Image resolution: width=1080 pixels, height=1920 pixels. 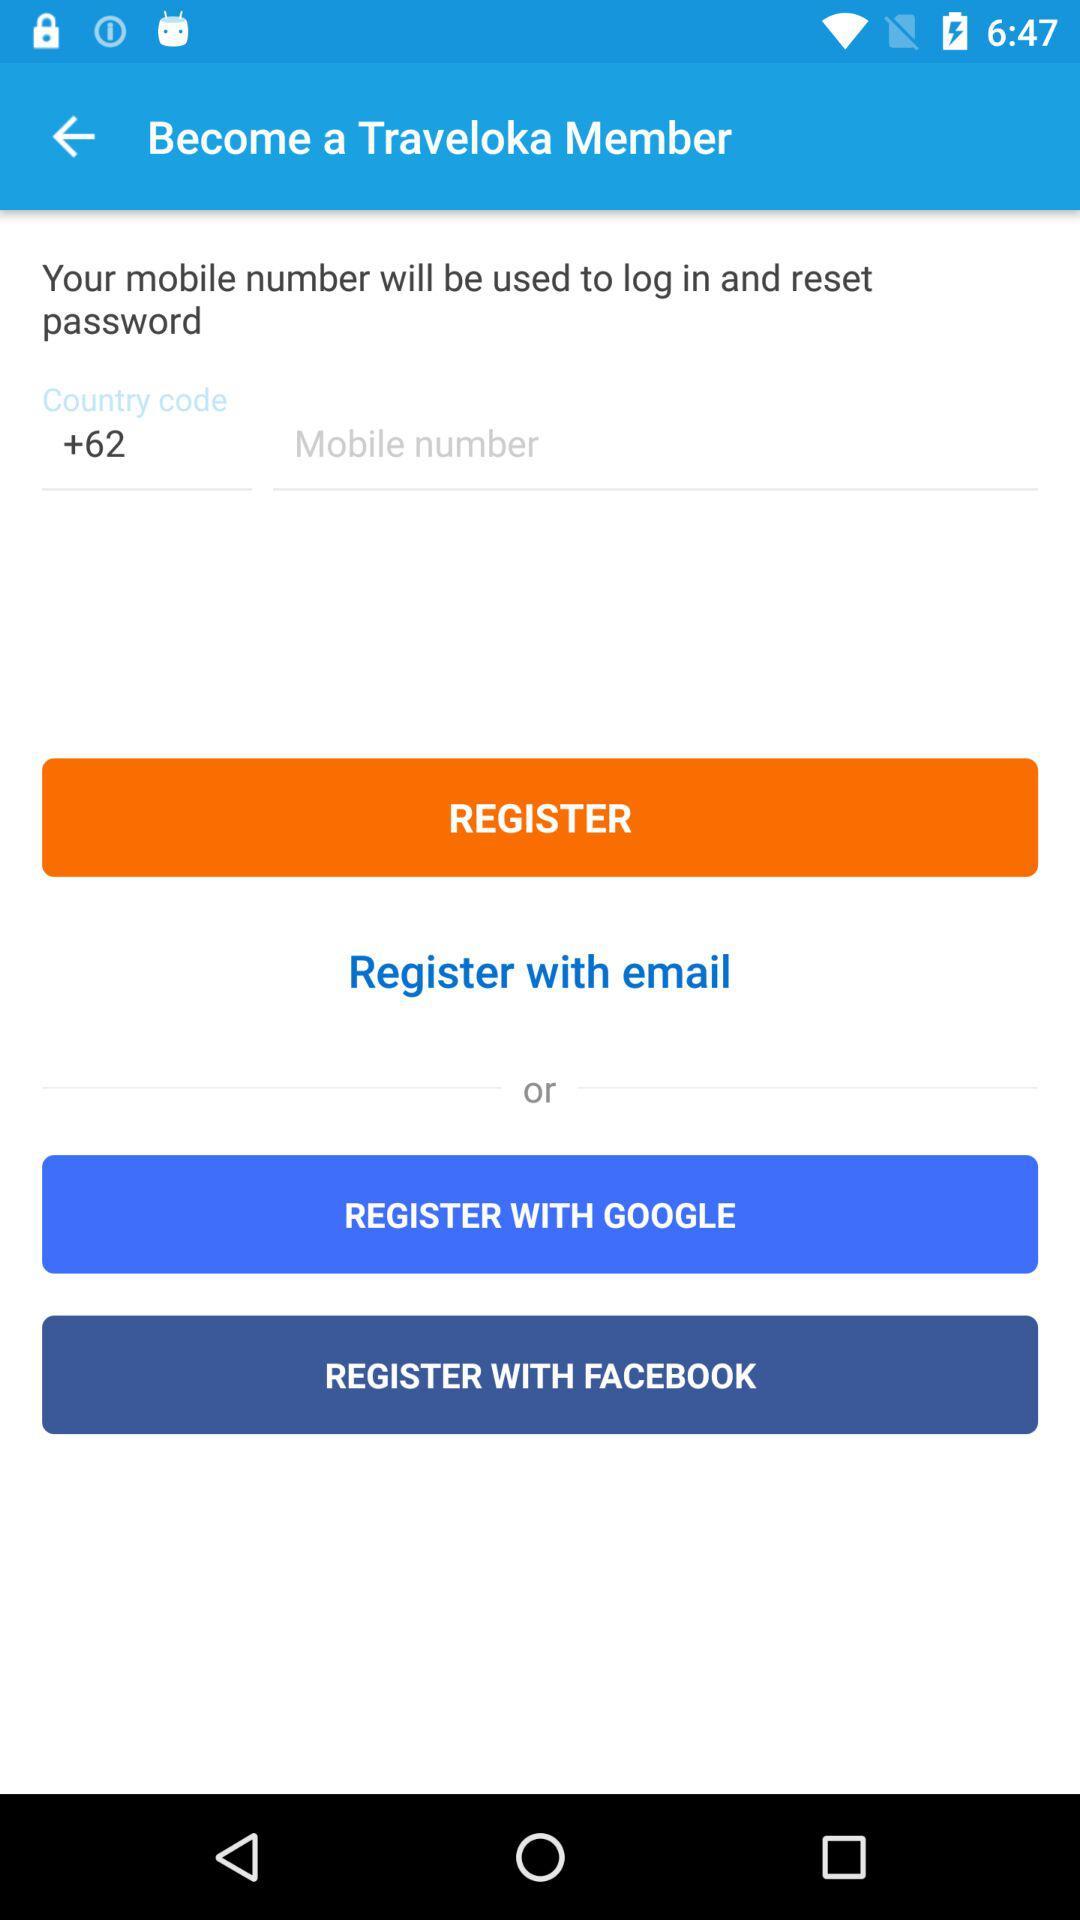 I want to click on the item next to +62 item, so click(x=655, y=454).